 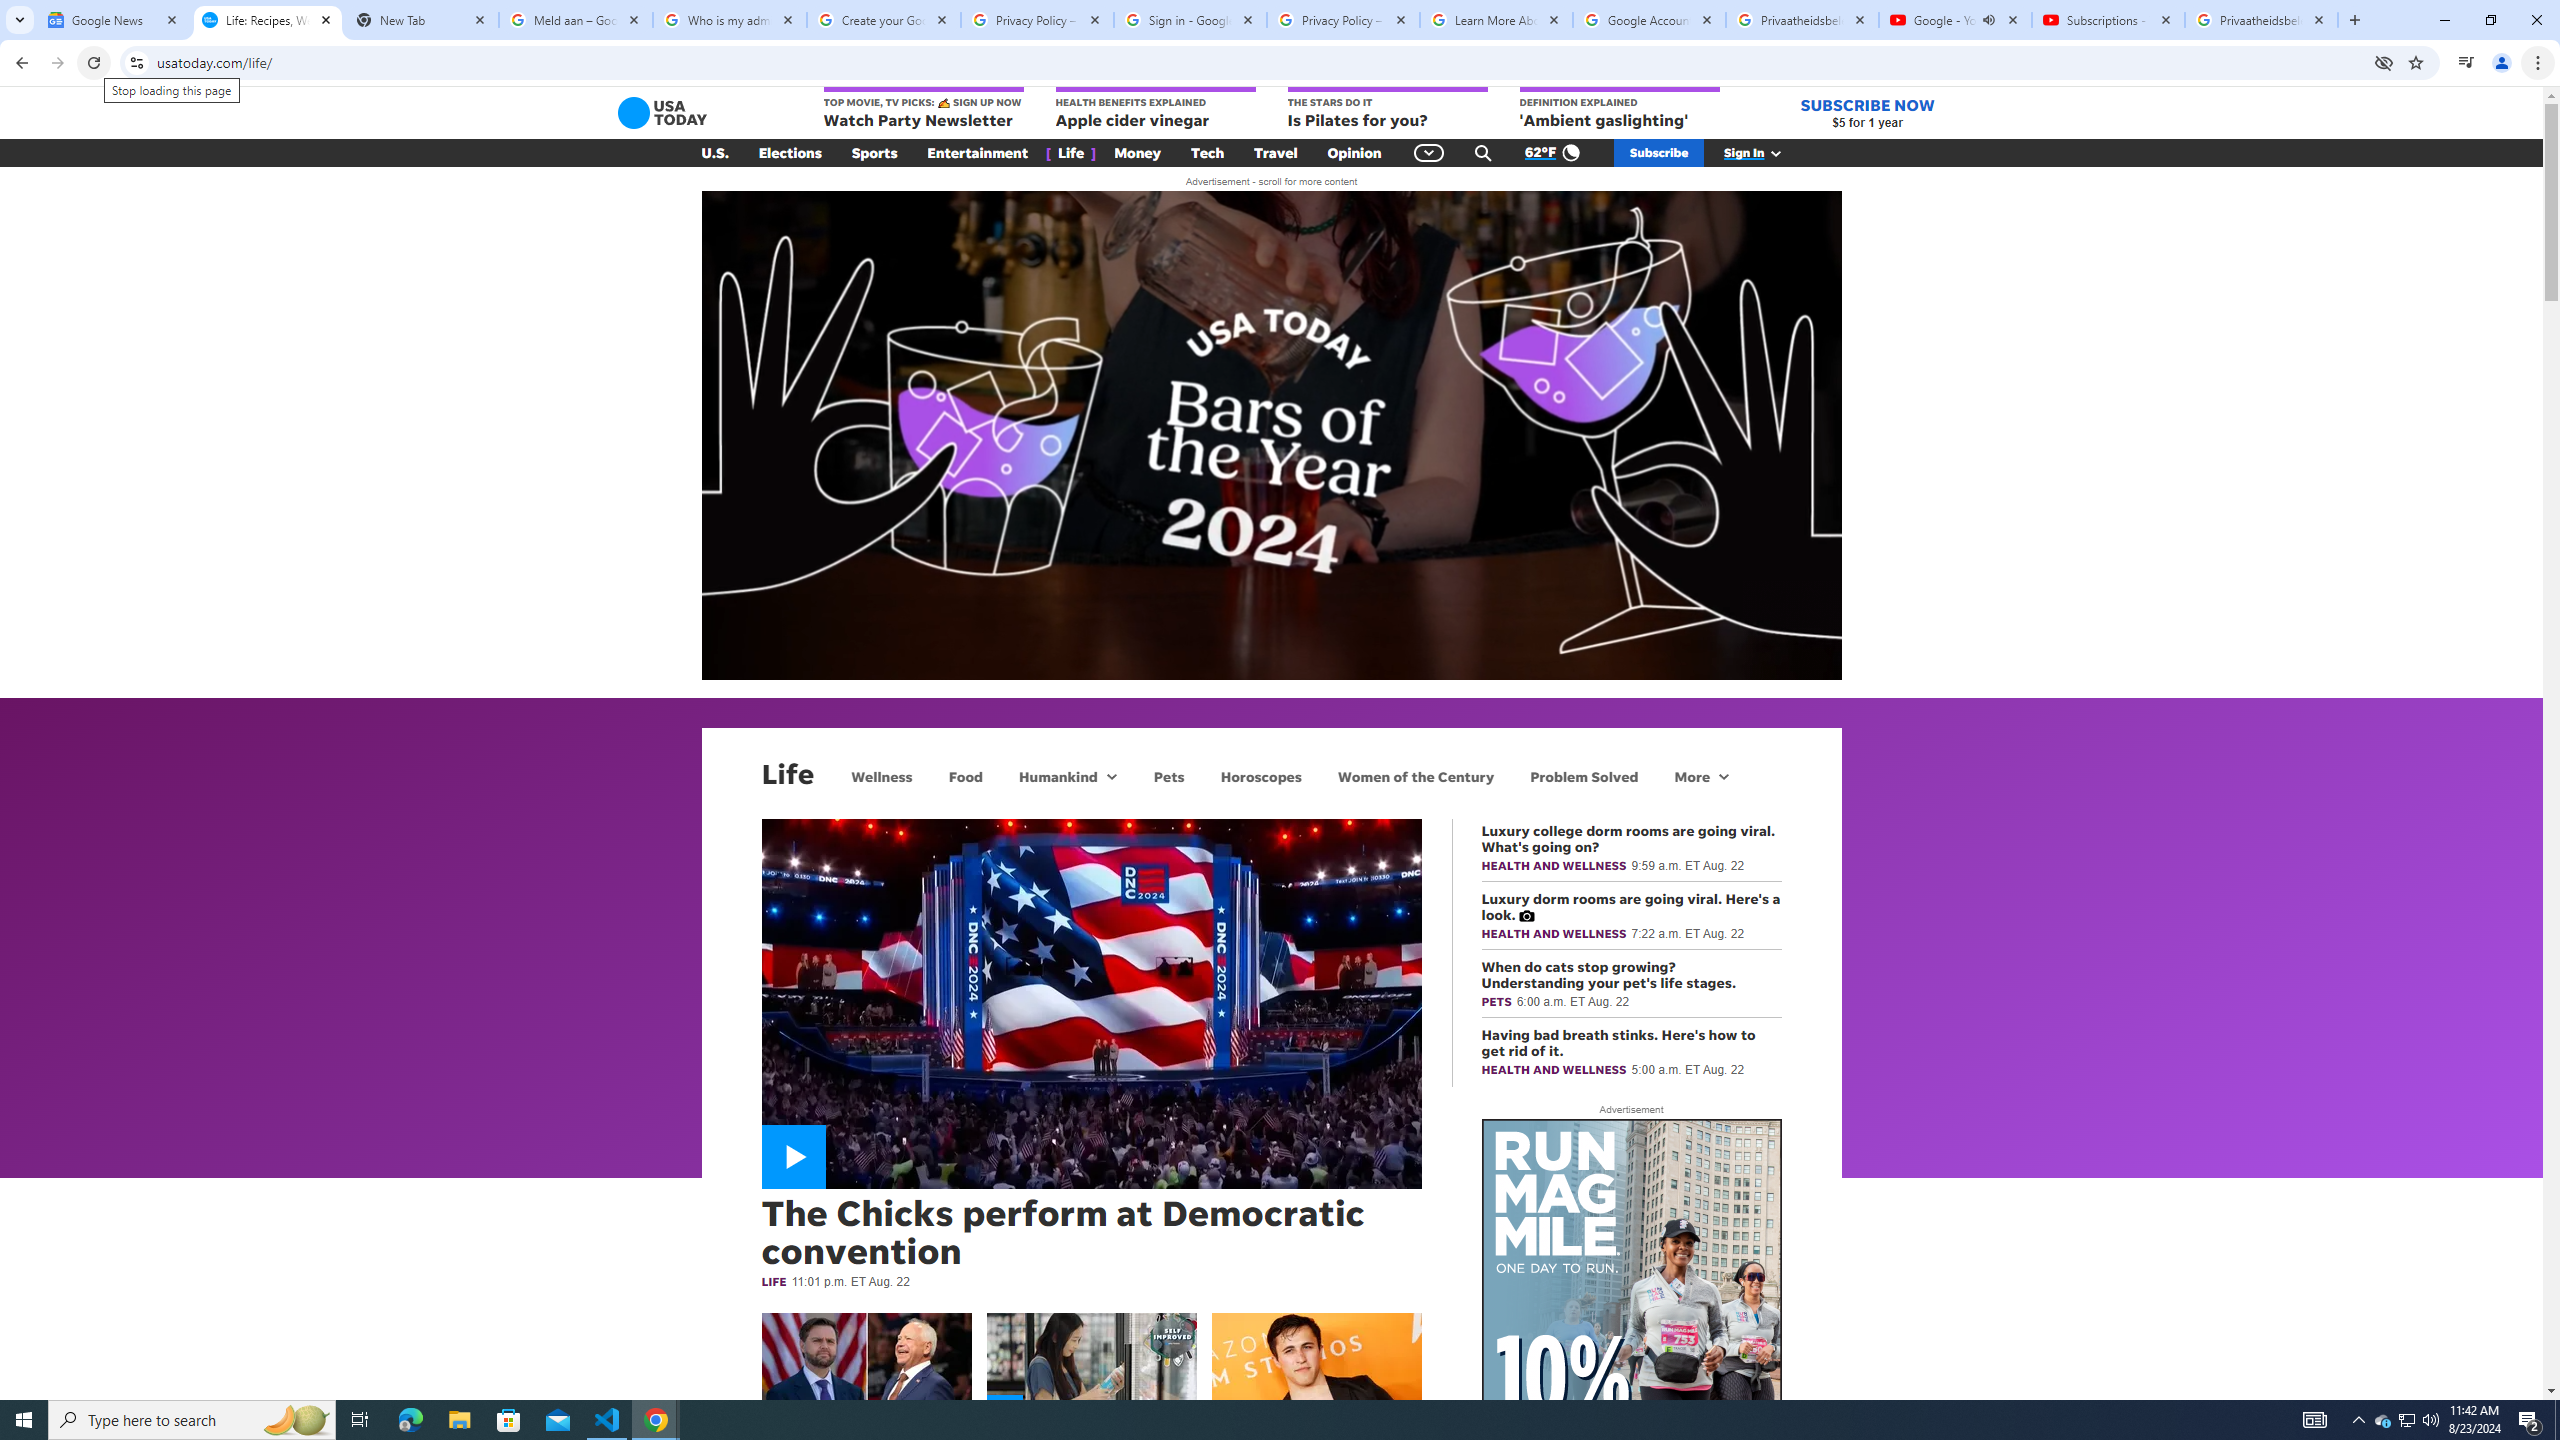 What do you see at coordinates (977, 153) in the screenshot?
I see `'Entertainment'` at bounding box center [977, 153].